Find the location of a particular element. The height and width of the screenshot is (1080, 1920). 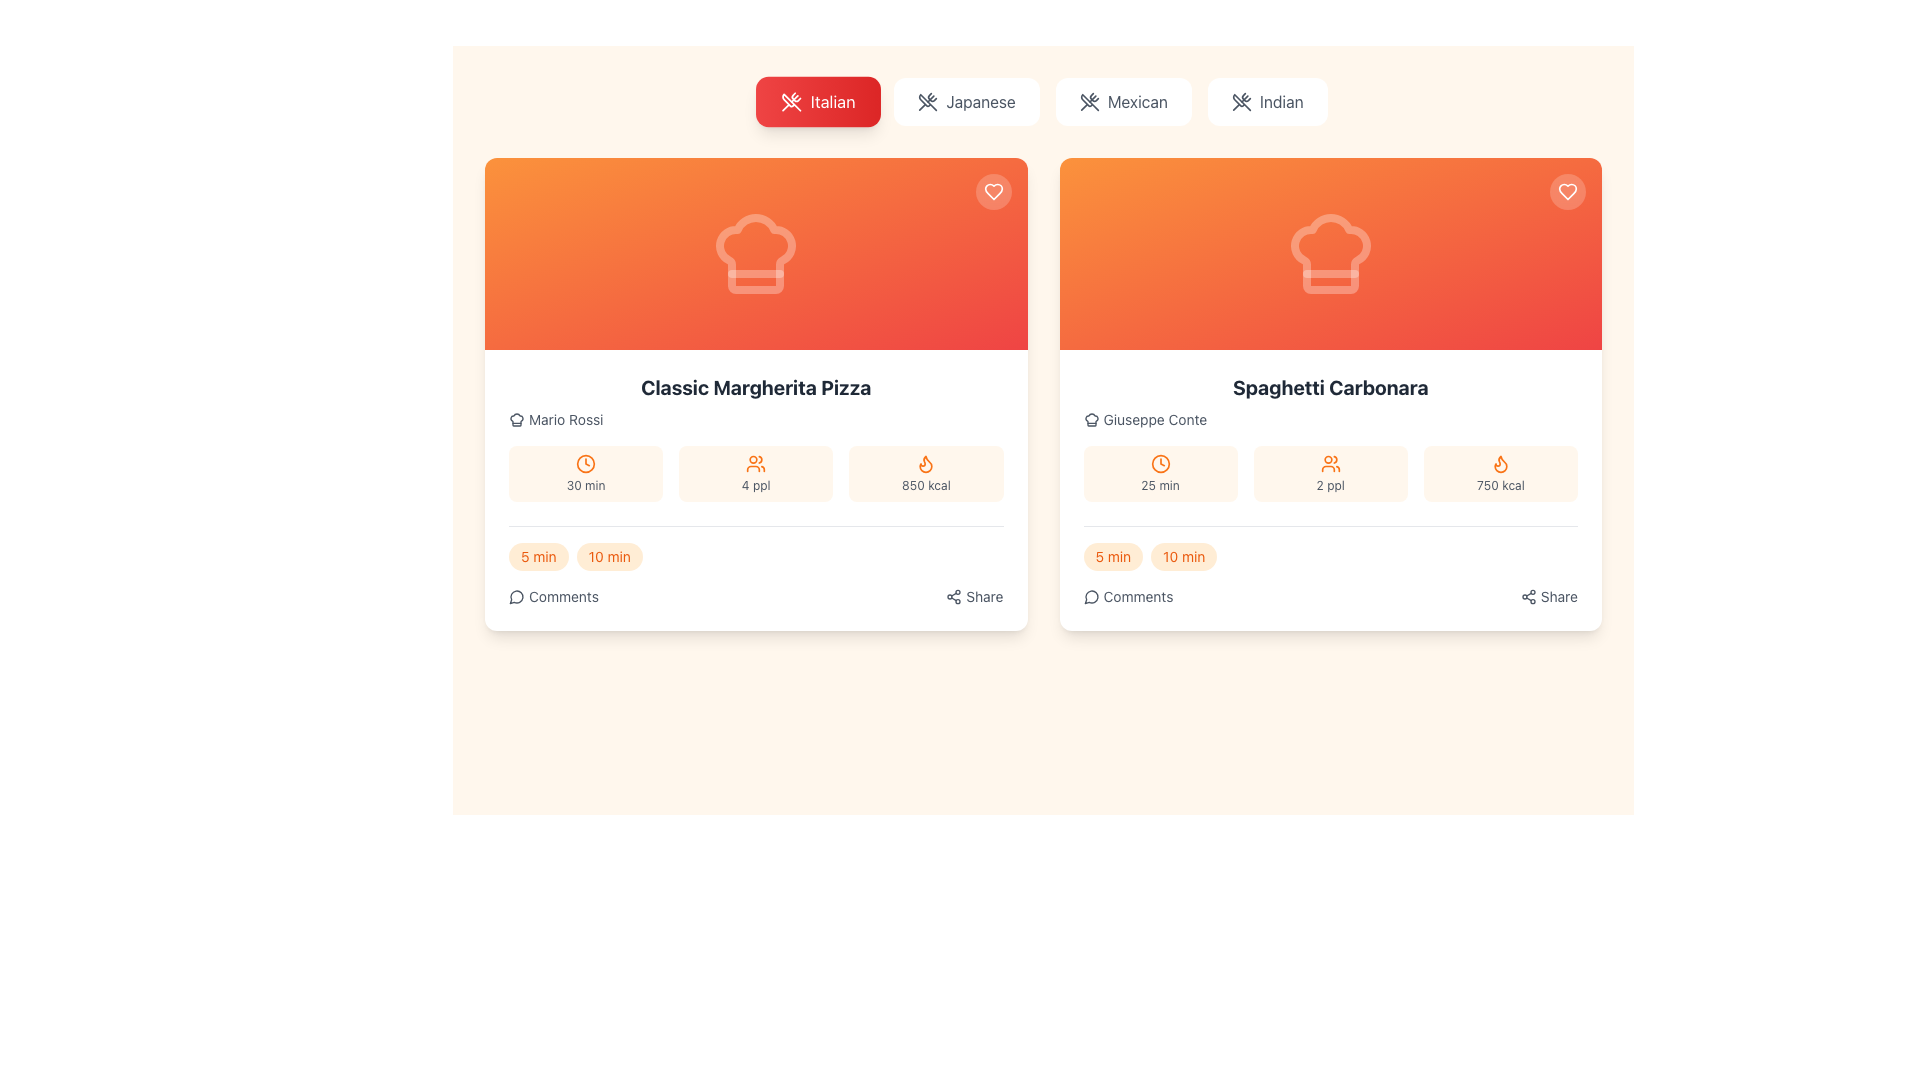

the 'Comments' button, which features a speech bubble icon and the text 'Comments' in gray, located at the bottom-left corner of the 'Classic Margherita Pizza' card is located at coordinates (553, 596).